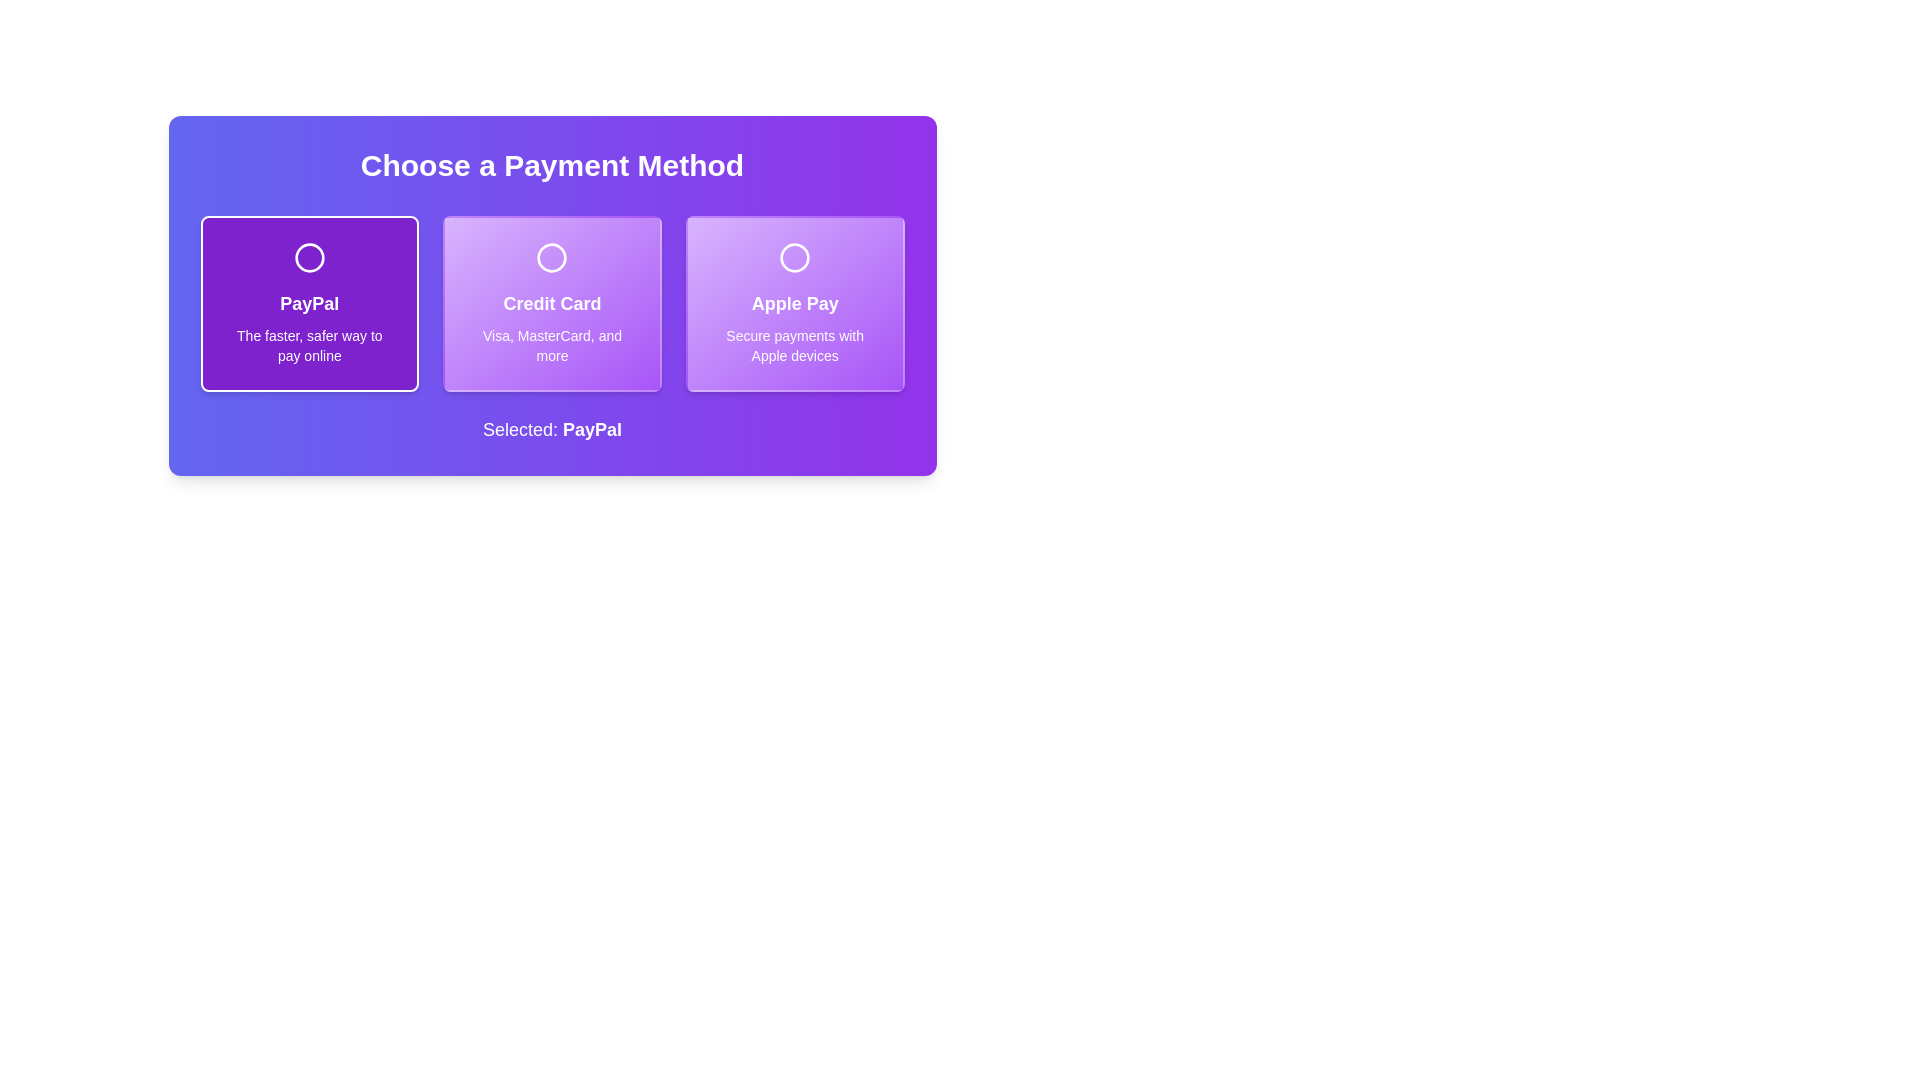 The height and width of the screenshot is (1080, 1920). What do you see at coordinates (308, 345) in the screenshot?
I see `text element displaying 'The faster, safer way to pay online', which is styled in a smaller font size and centered below the title 'PayPal' within the PayPal card` at bounding box center [308, 345].